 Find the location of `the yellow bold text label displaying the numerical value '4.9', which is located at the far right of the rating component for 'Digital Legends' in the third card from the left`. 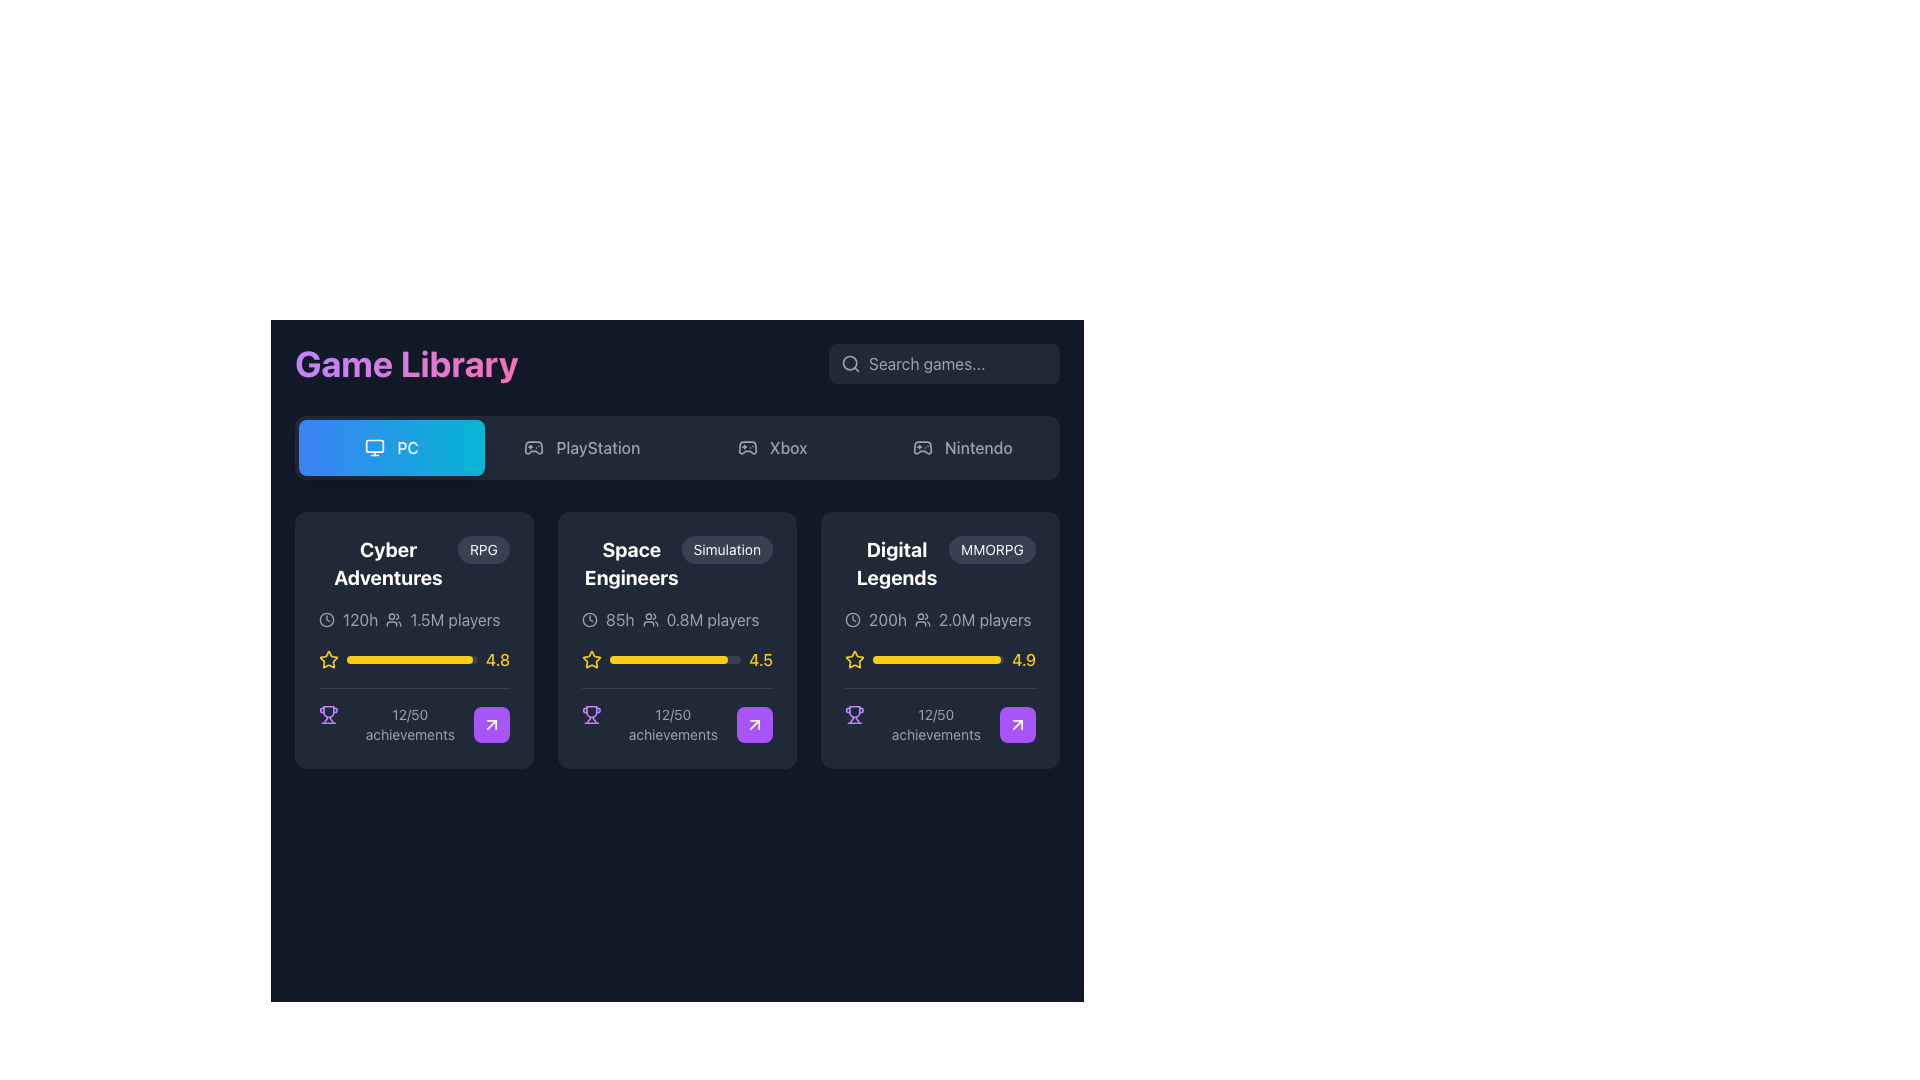

the yellow bold text label displaying the numerical value '4.9', which is located at the far right of the rating component for 'Digital Legends' in the third card from the left is located at coordinates (1023, 659).